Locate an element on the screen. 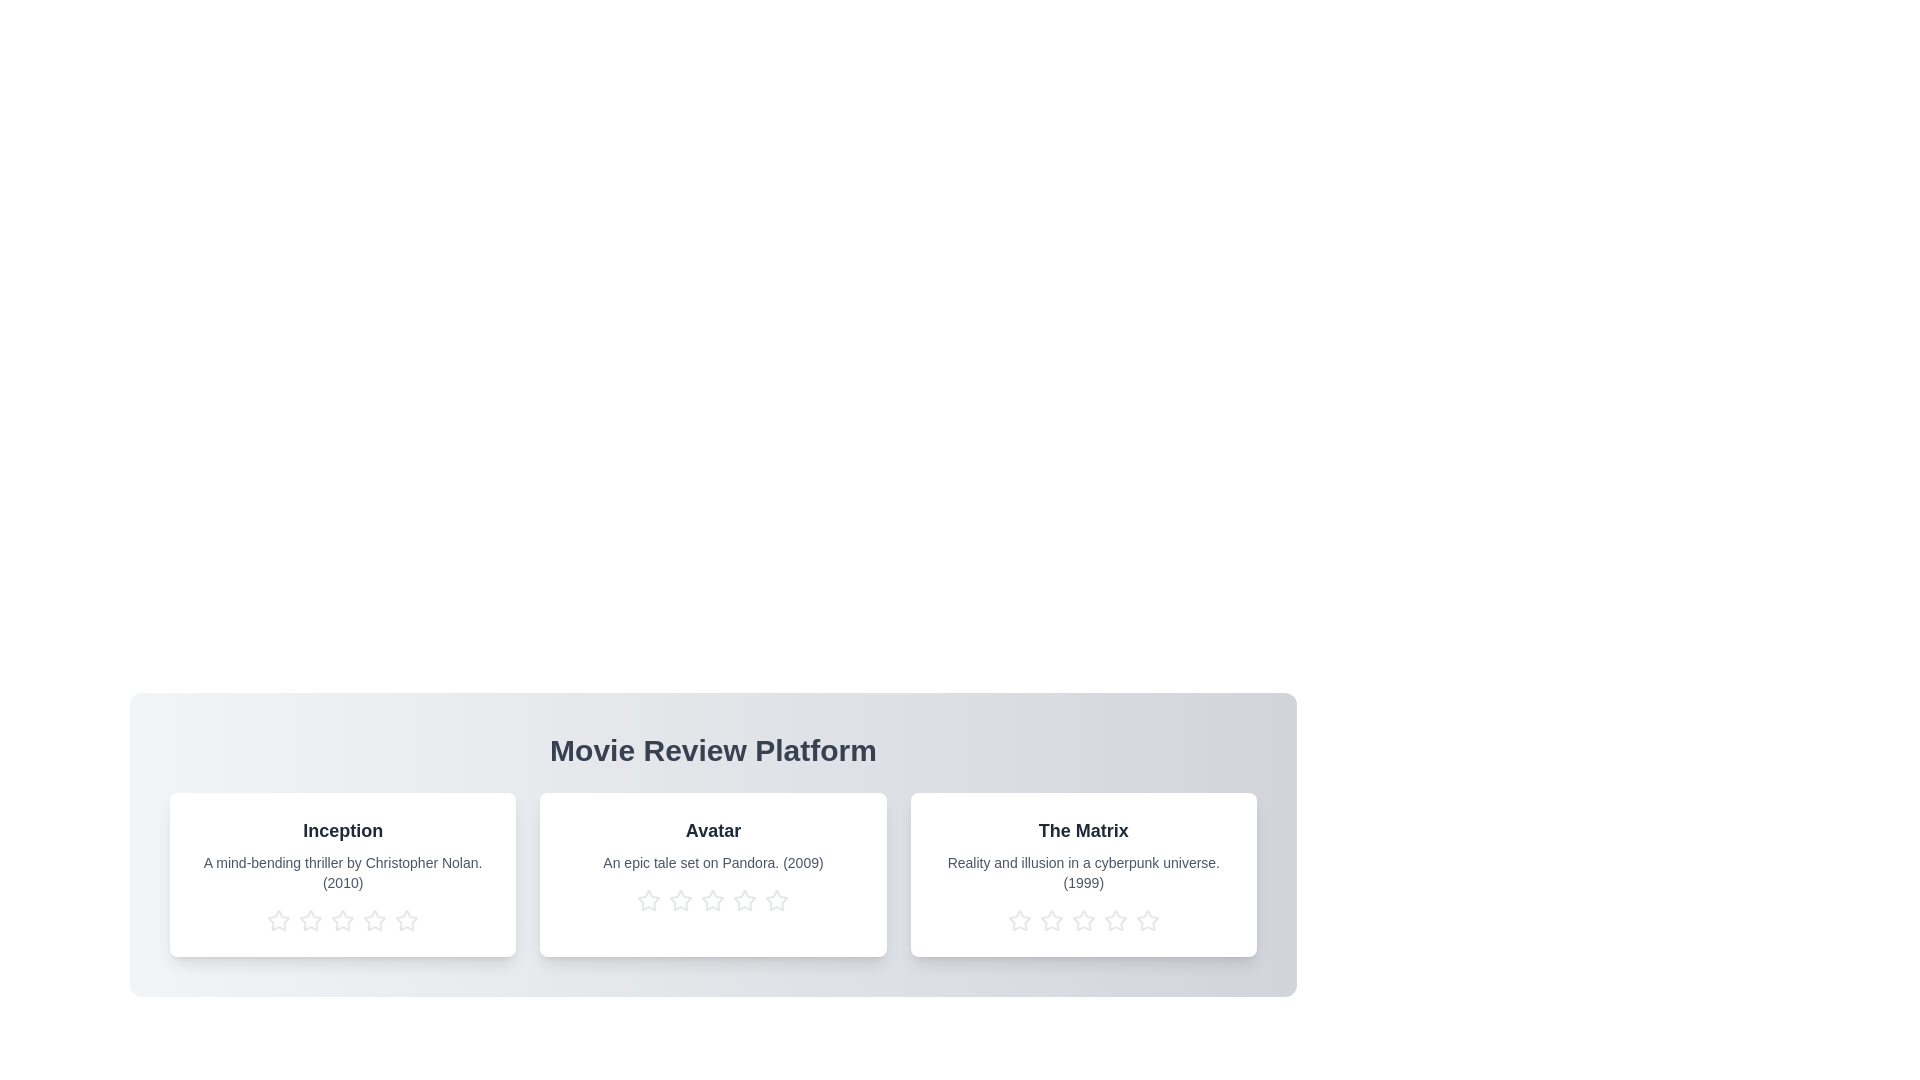  the star corresponding to 1 stars for the movie titled The Matrix is located at coordinates (1018, 921).